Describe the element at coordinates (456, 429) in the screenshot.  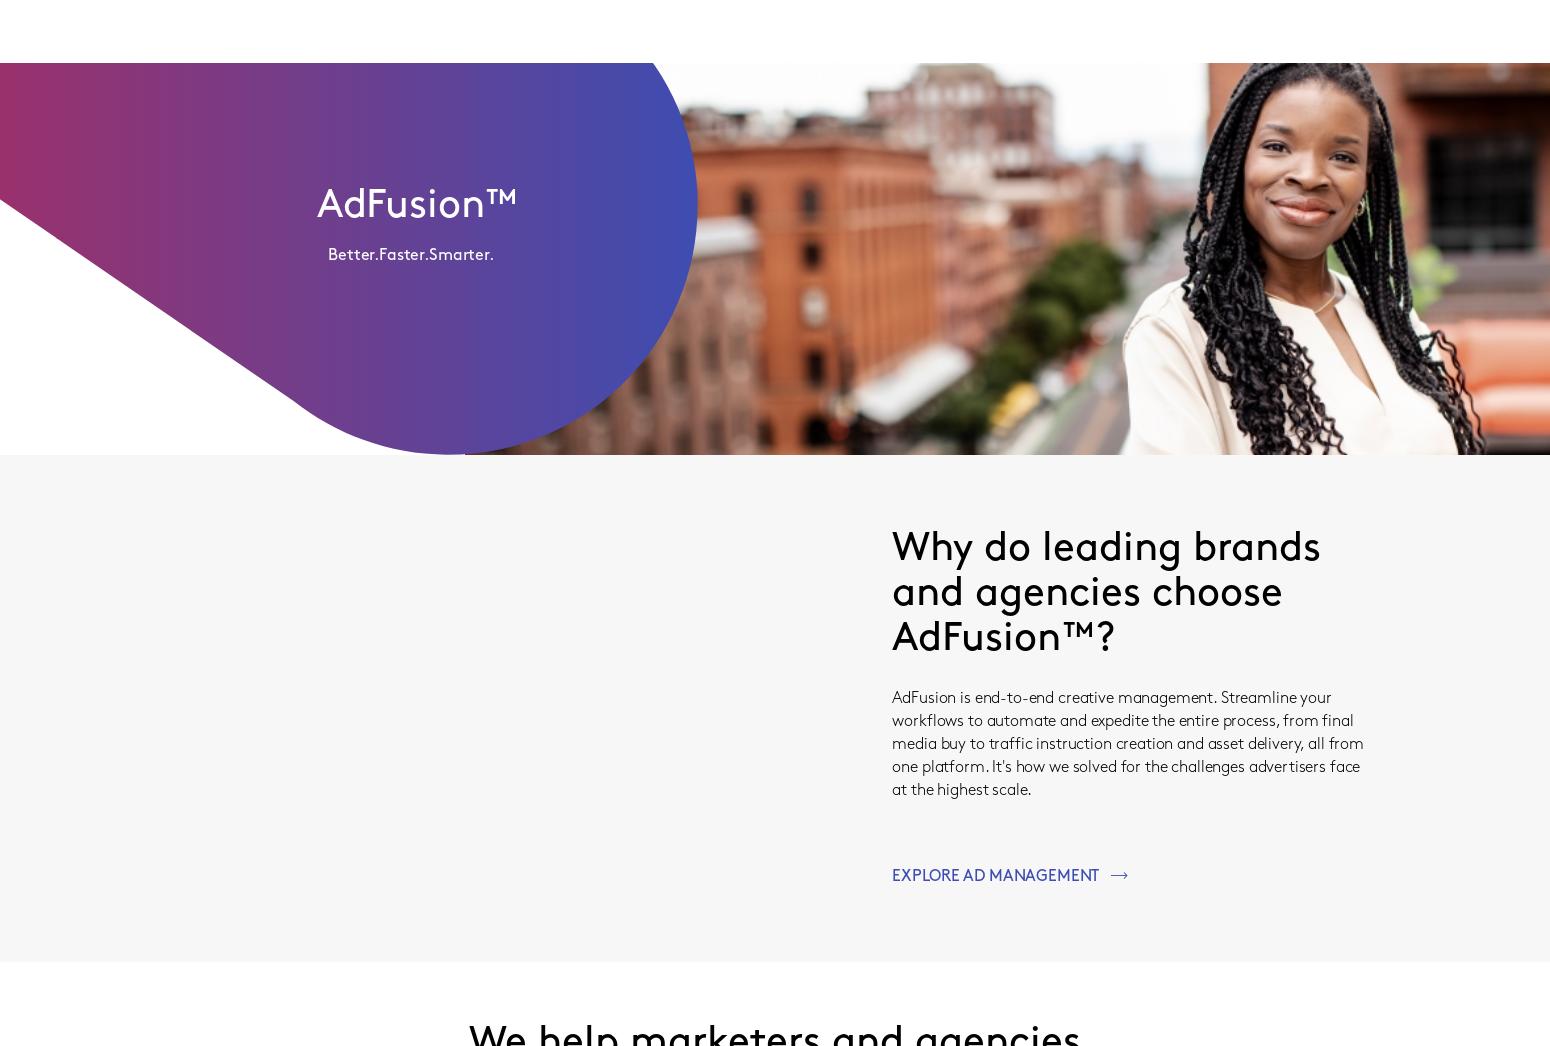
I see `'A better, faster, smarter ad creative process.'` at that location.